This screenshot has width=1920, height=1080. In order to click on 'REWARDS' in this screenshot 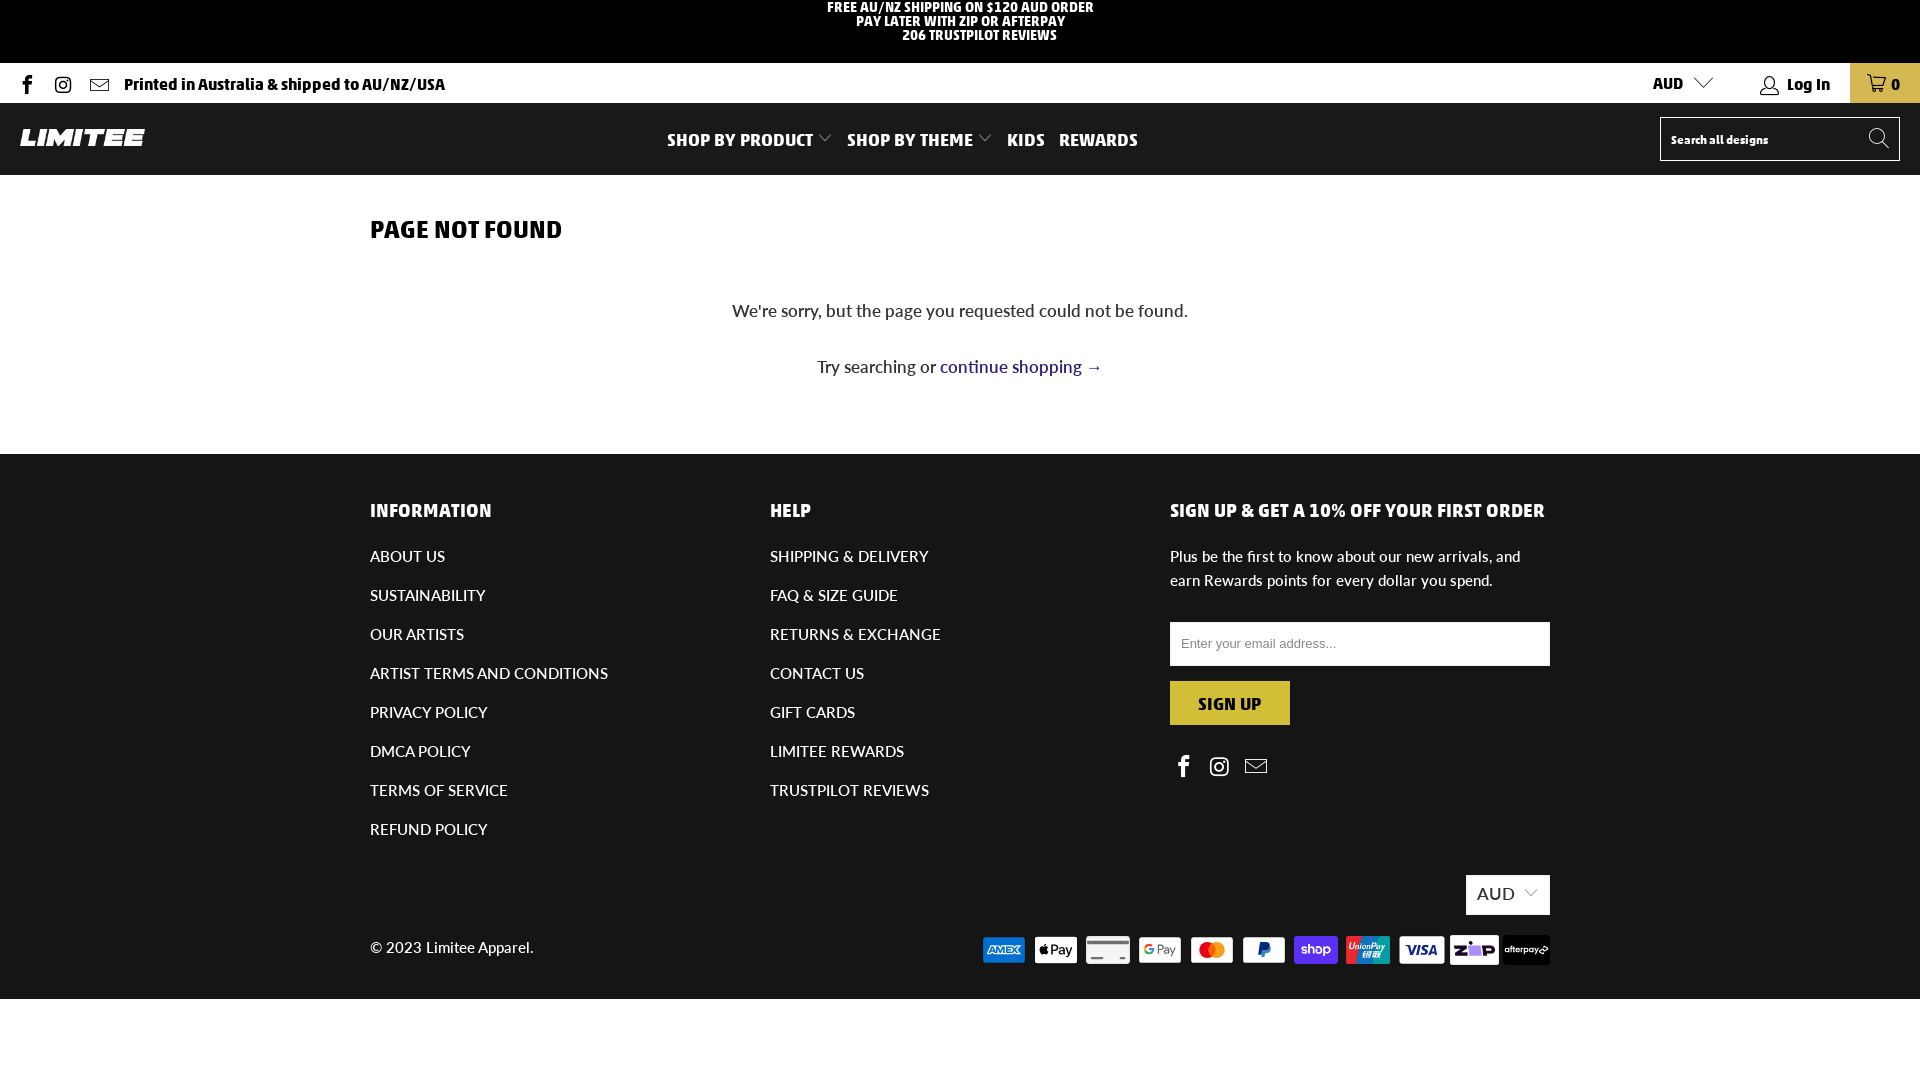, I will do `click(1097, 137)`.